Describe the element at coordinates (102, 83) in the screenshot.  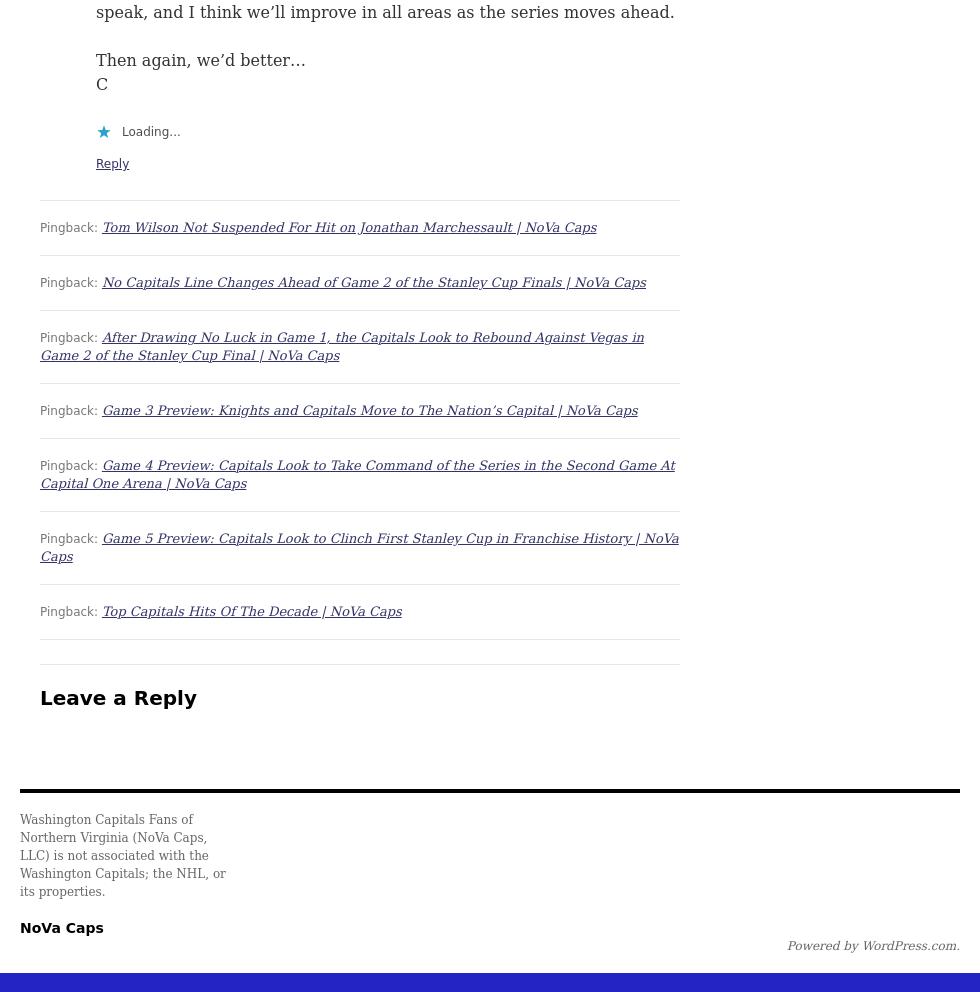
I see `'C'` at that location.